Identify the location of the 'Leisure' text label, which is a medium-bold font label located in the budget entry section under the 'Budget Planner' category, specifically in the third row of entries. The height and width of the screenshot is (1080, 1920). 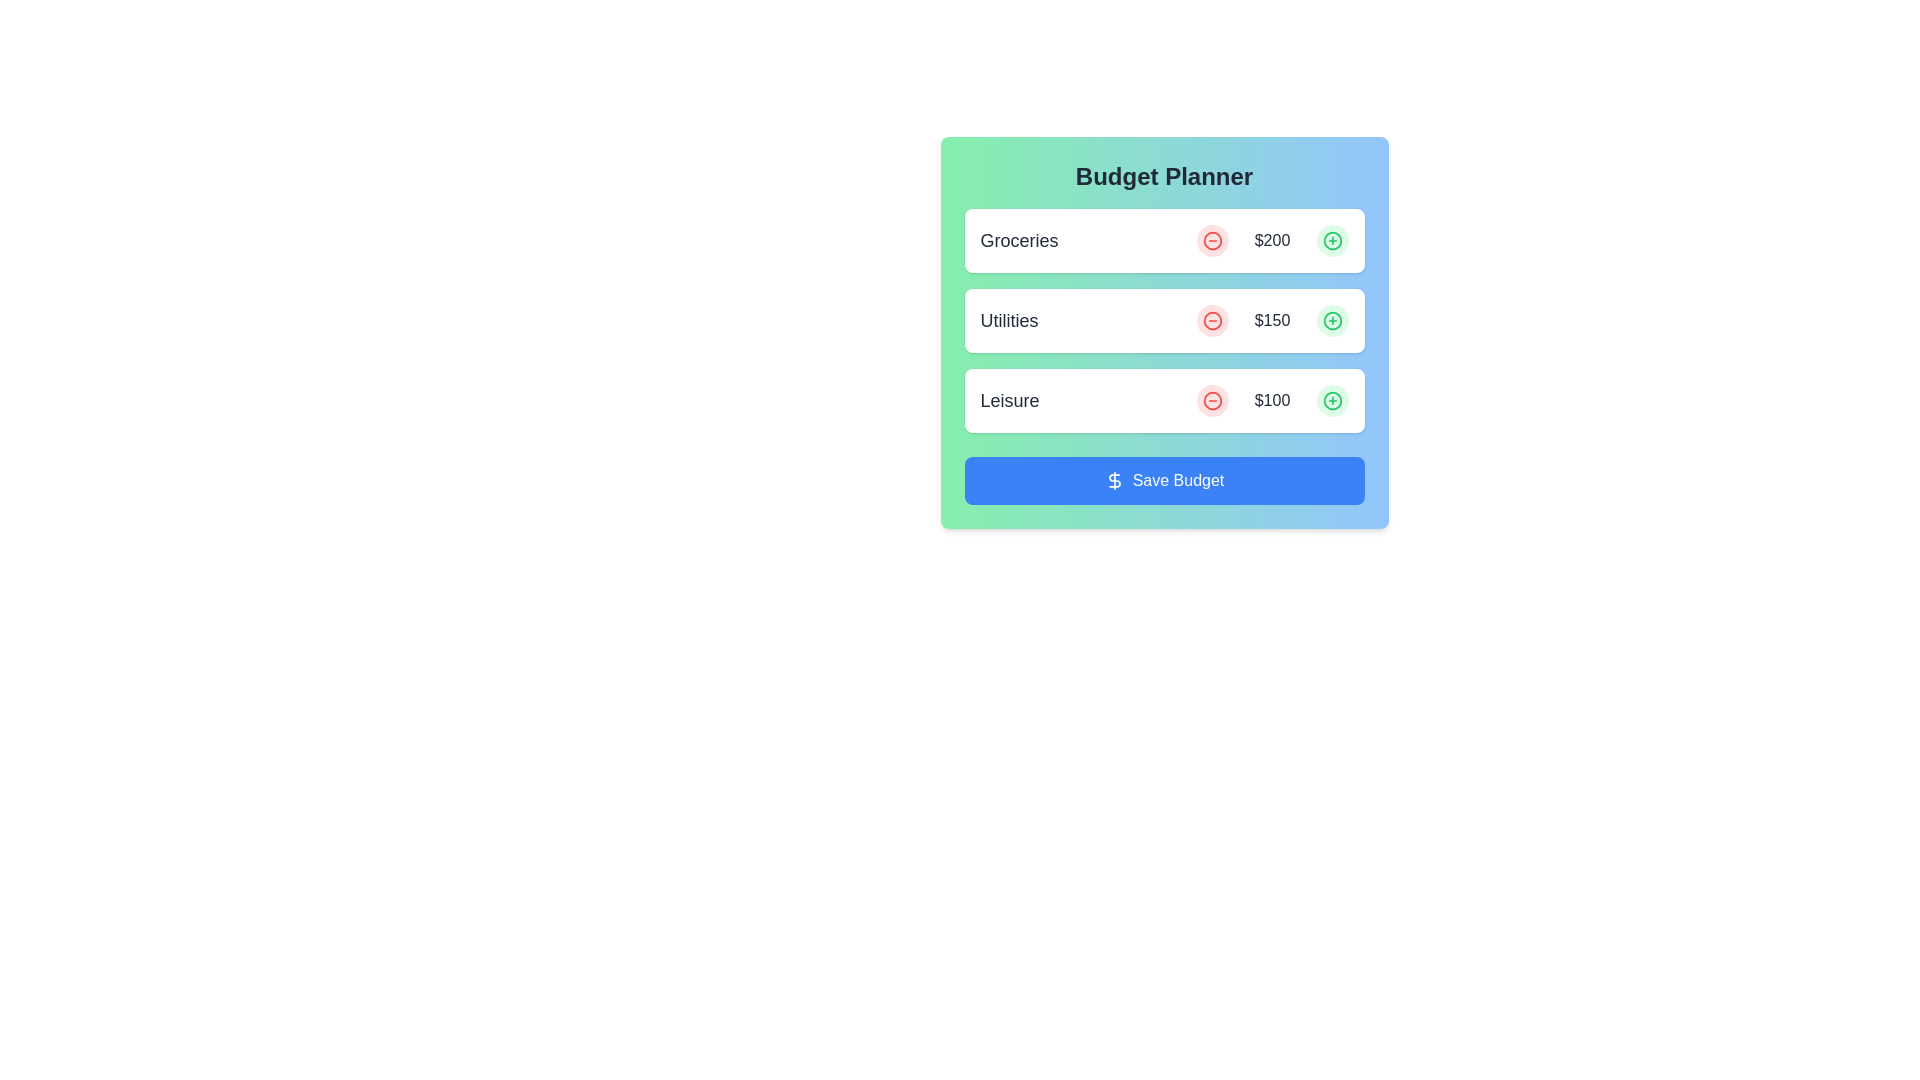
(1010, 401).